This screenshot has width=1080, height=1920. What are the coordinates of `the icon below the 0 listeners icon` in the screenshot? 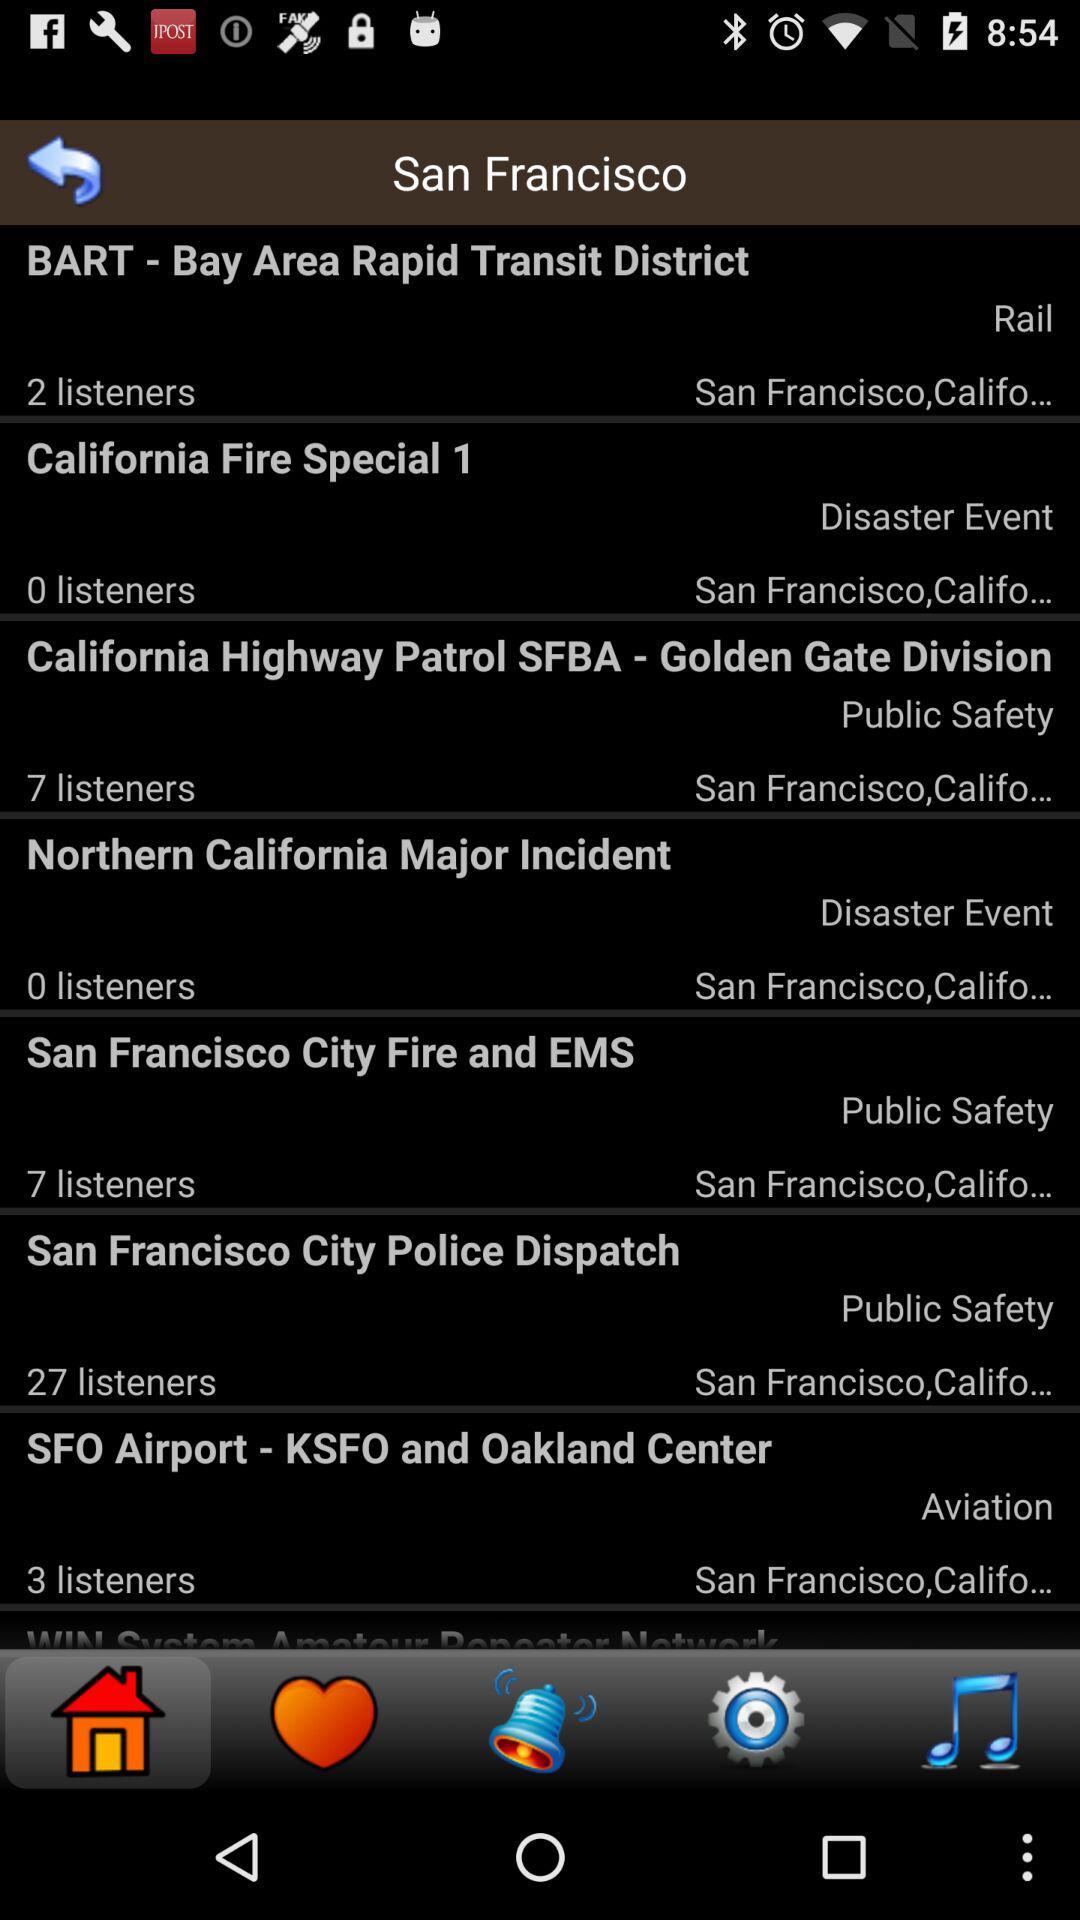 It's located at (540, 654).